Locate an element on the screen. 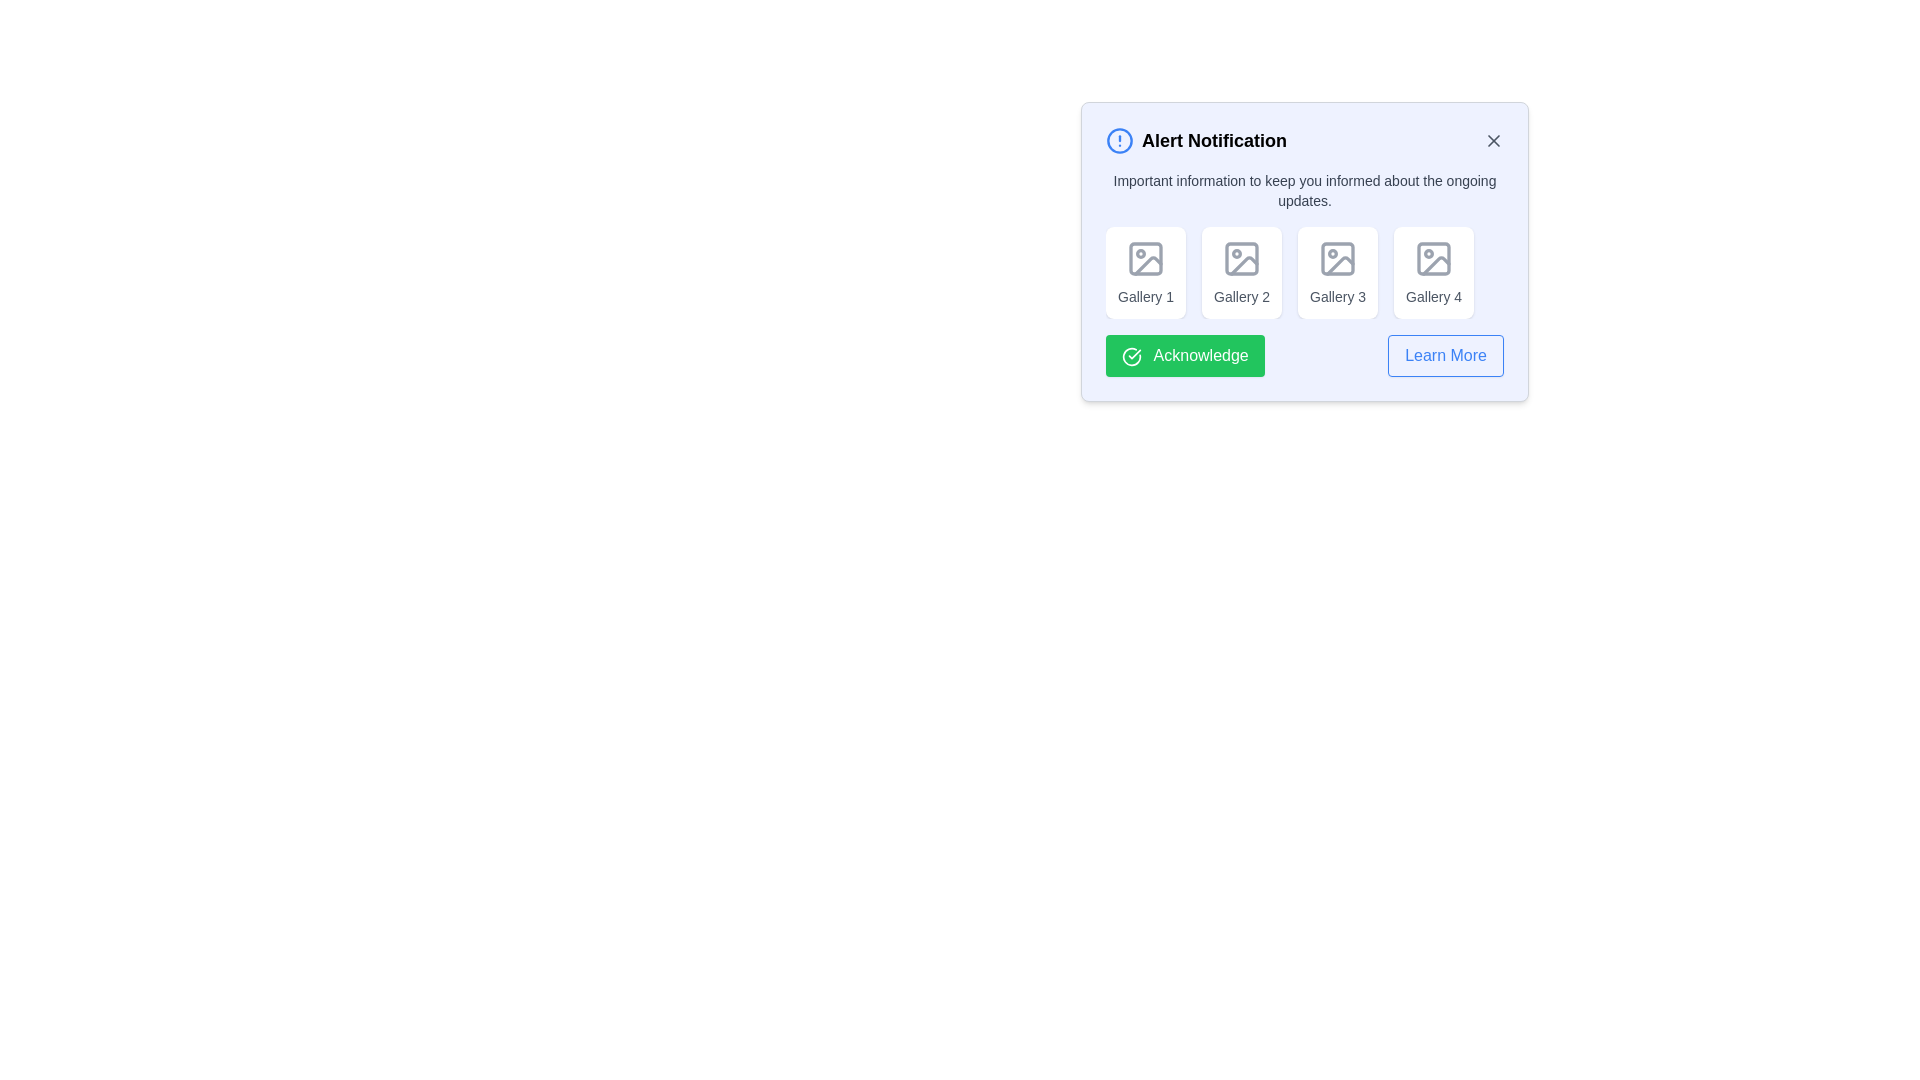 The height and width of the screenshot is (1080, 1920). the 'Learn More' button to view additional details is located at coordinates (1445, 354).